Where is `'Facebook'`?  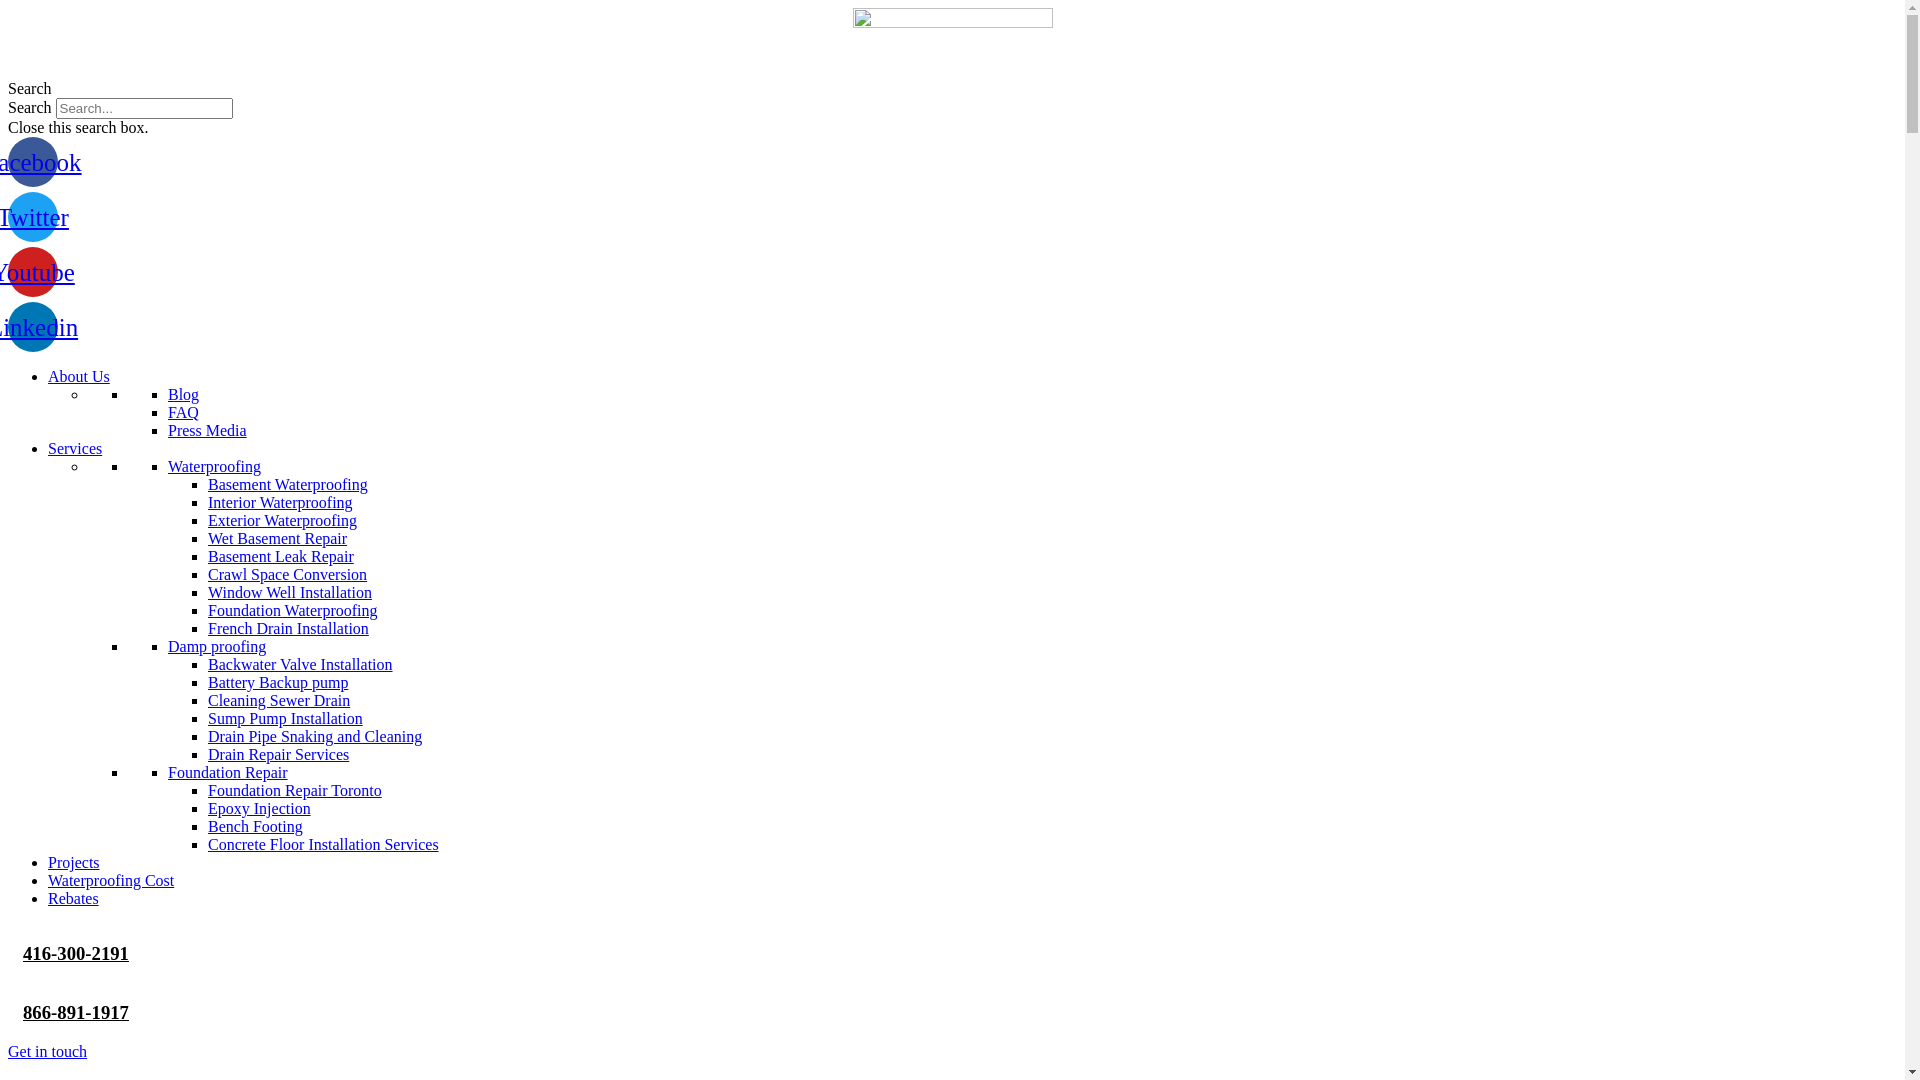 'Facebook' is located at coordinates (33, 161).